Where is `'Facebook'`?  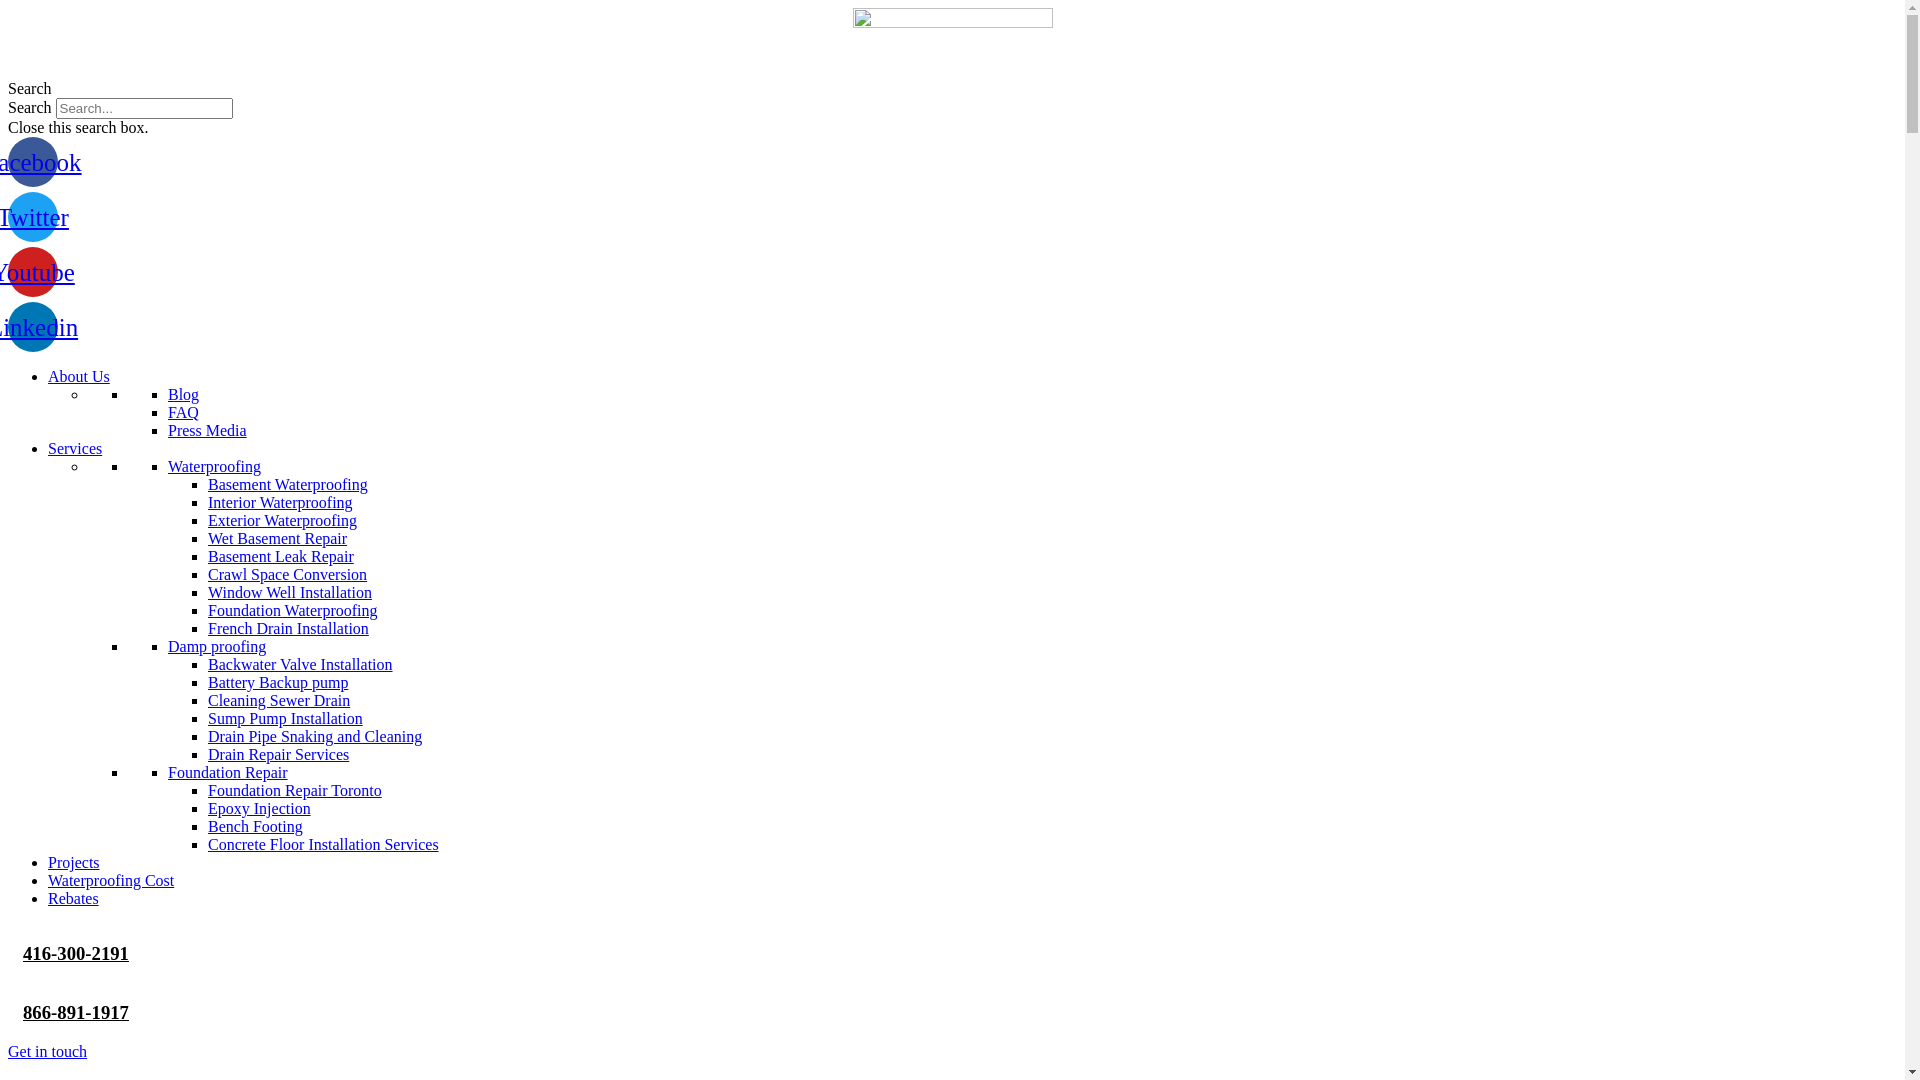 'Facebook' is located at coordinates (33, 161).